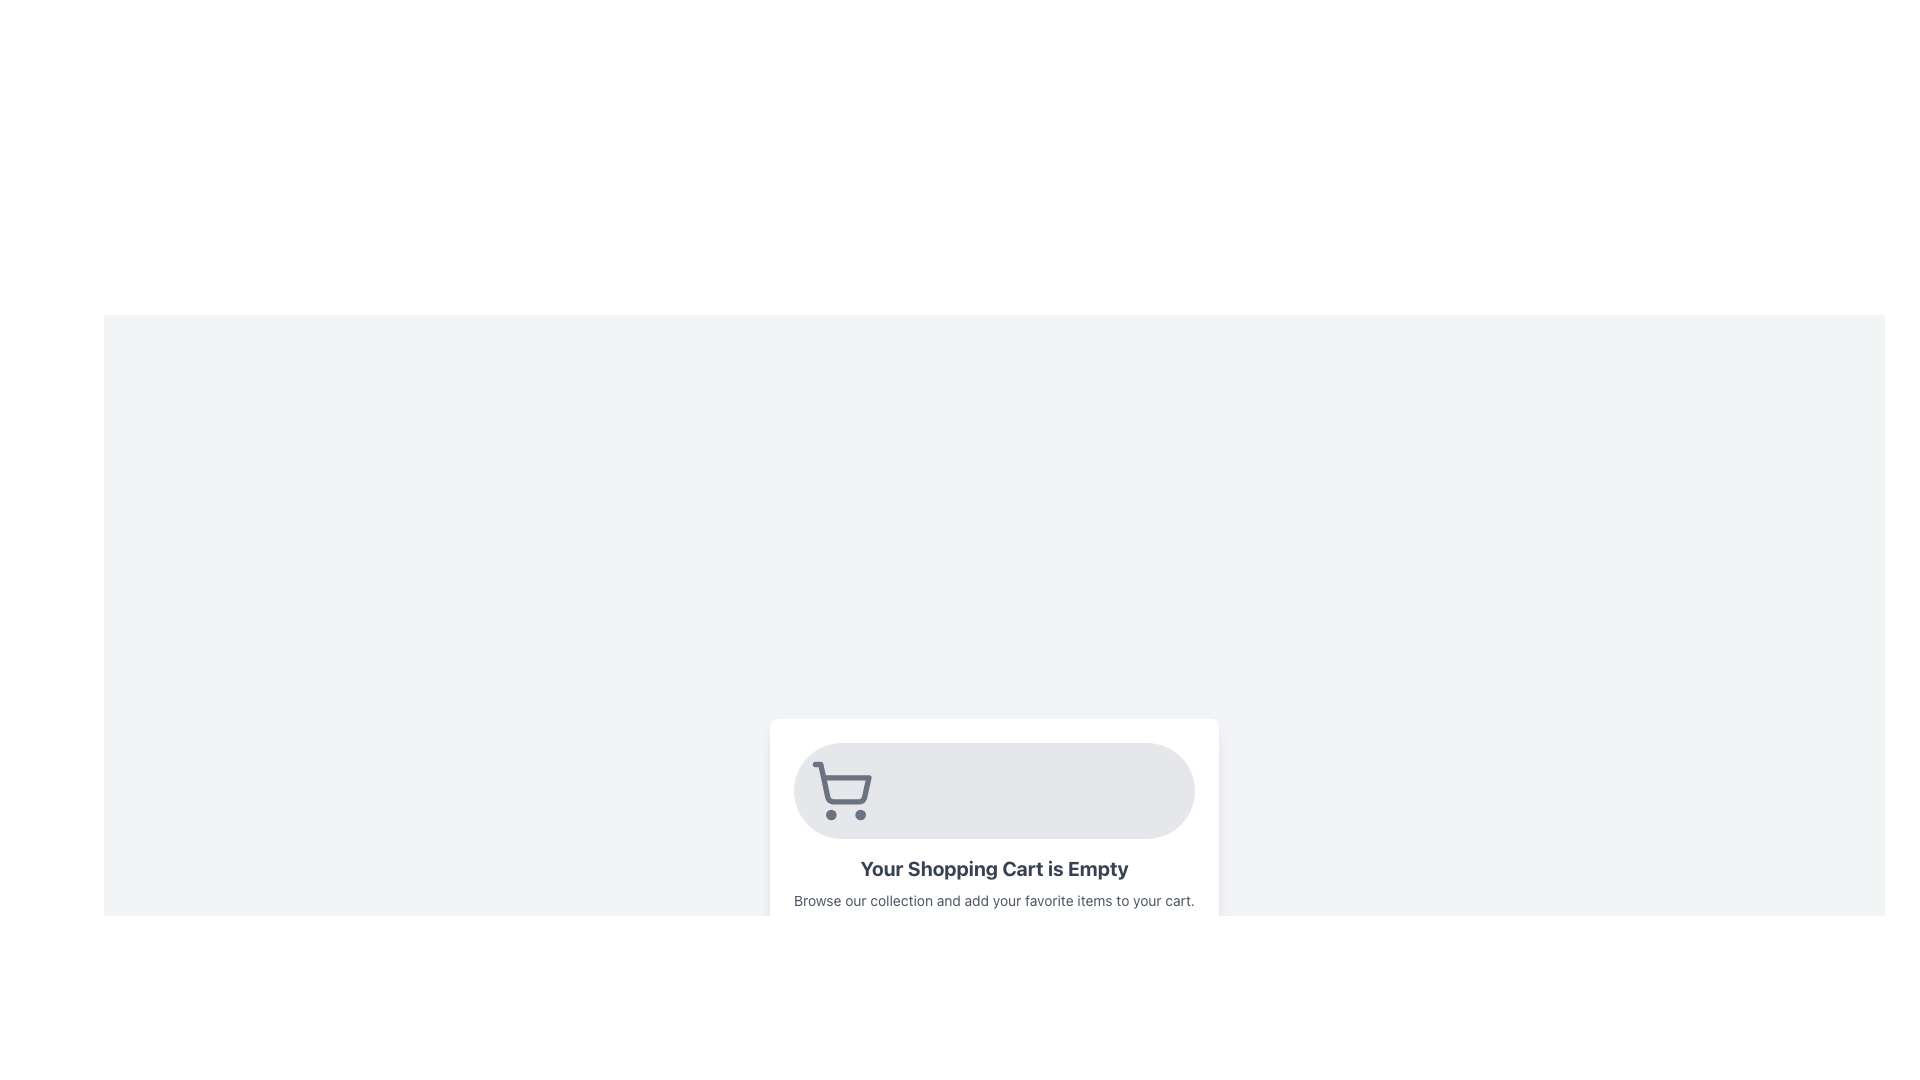 This screenshot has width=1920, height=1080. I want to click on the shopping cart vector icon, which is gray and features a minimalistic design with two small circles underneath, located above the text 'Your Shopping Cart is Empty', so click(842, 789).